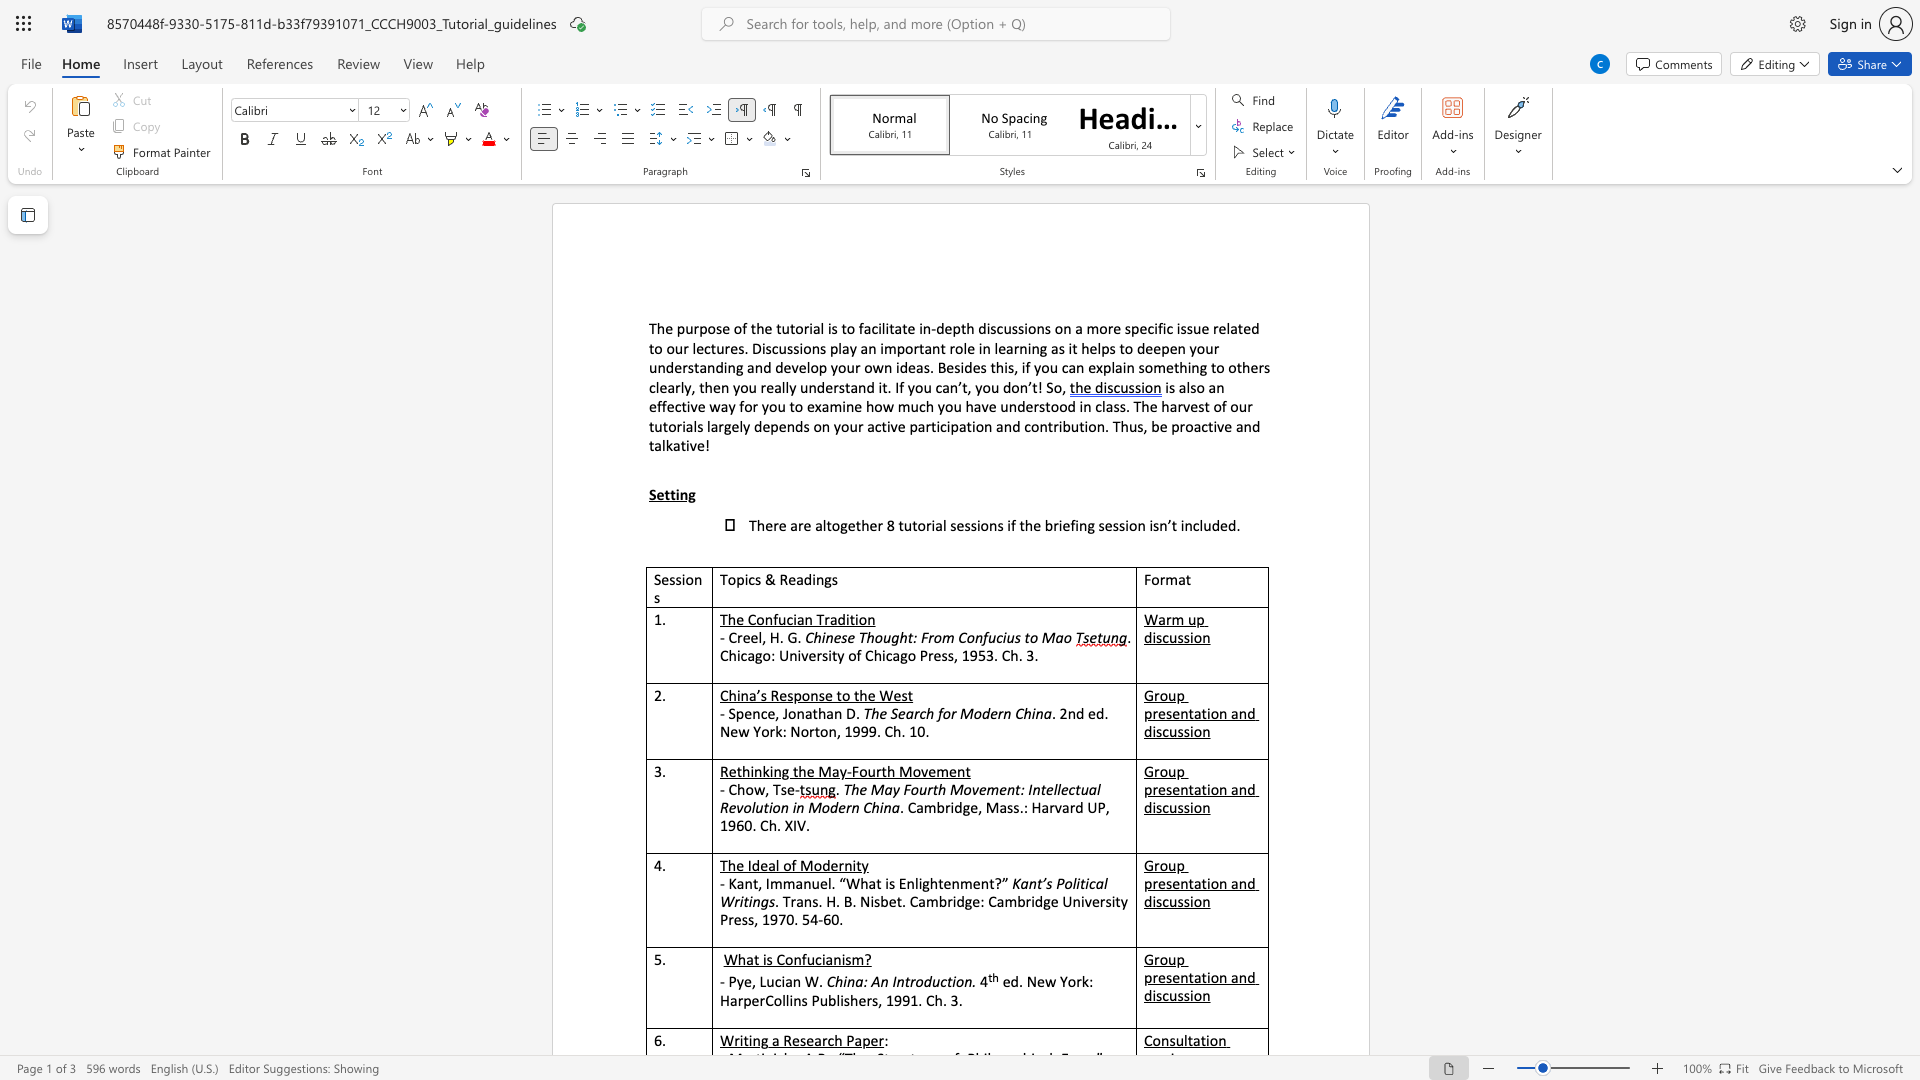 Image resolution: width=1920 pixels, height=1080 pixels. I want to click on the subset text "- Cree" within the text "- Creel, H. G.", so click(720, 637).